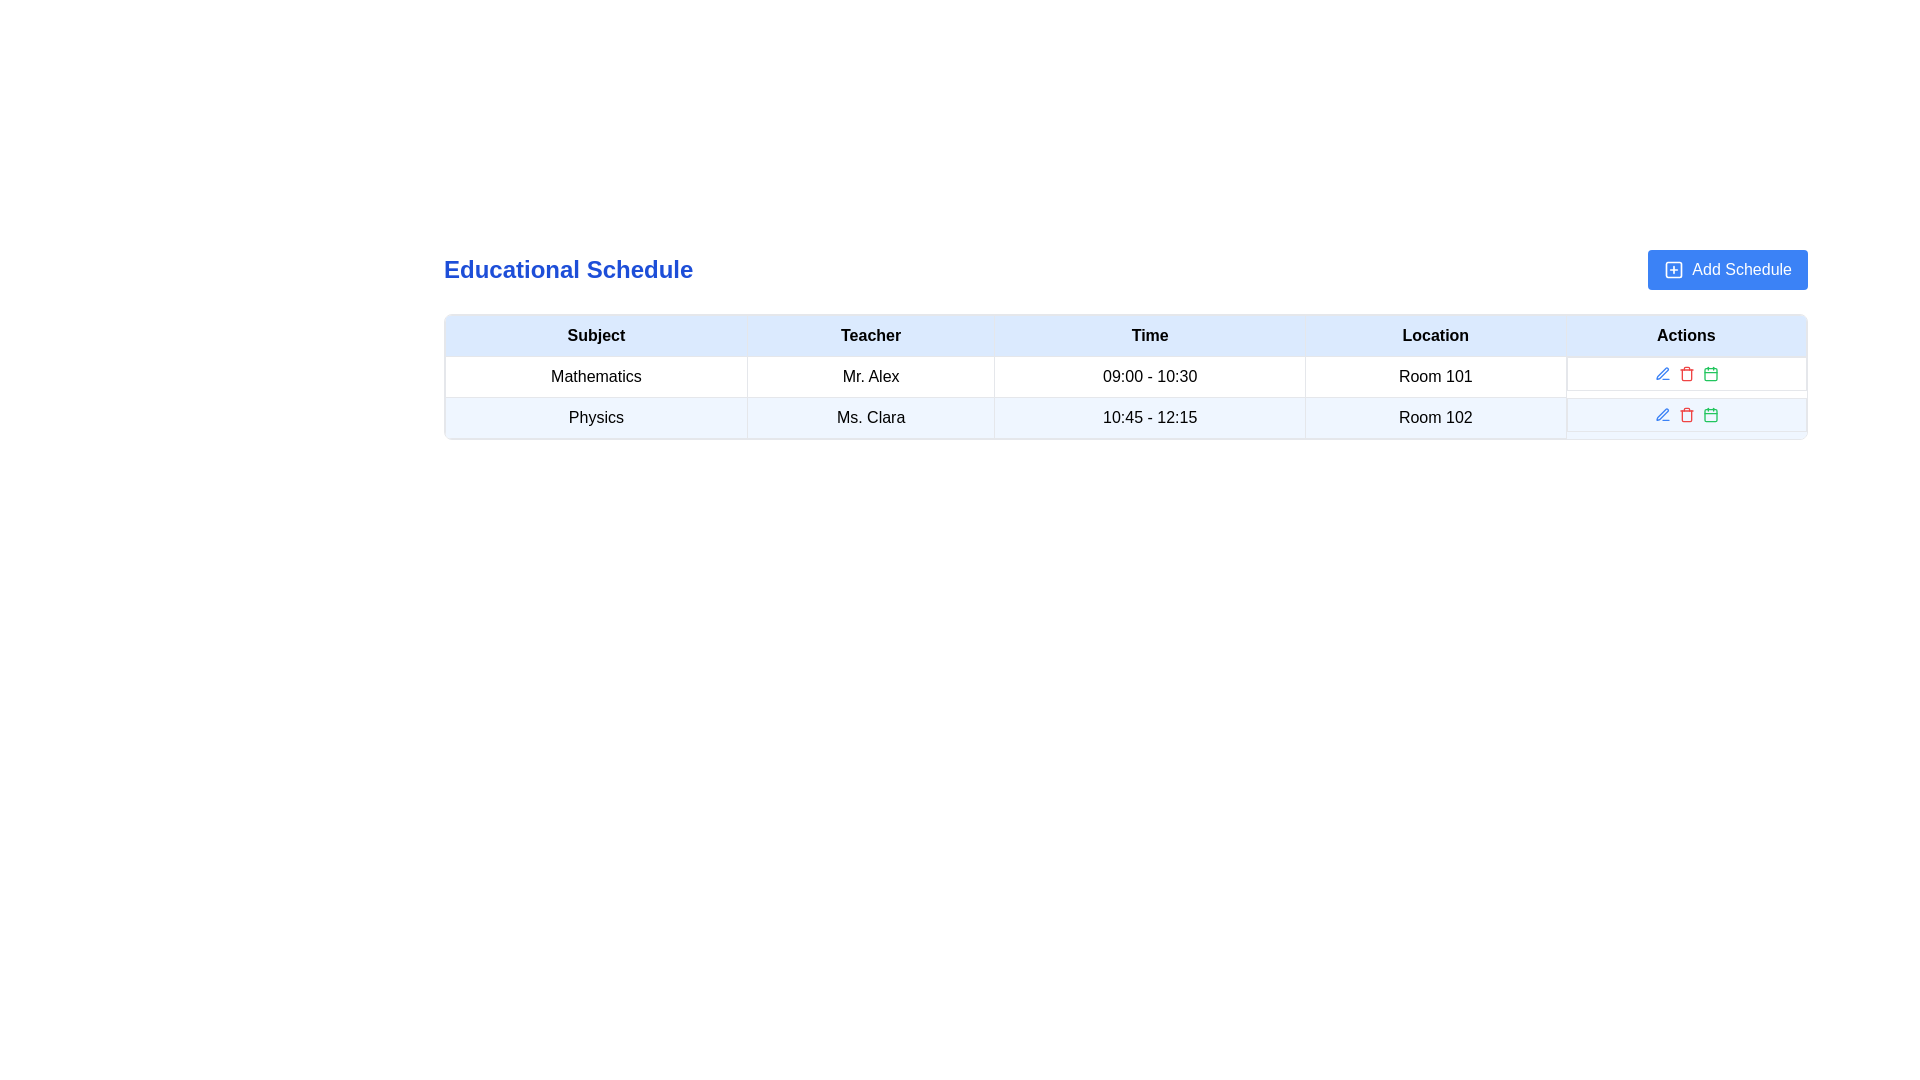 Image resolution: width=1920 pixels, height=1080 pixels. What do you see at coordinates (871, 334) in the screenshot?
I see `the 'Teacher' text label in the second column header of the table, which is positioned between the 'Subject' and 'Time' column headers` at bounding box center [871, 334].